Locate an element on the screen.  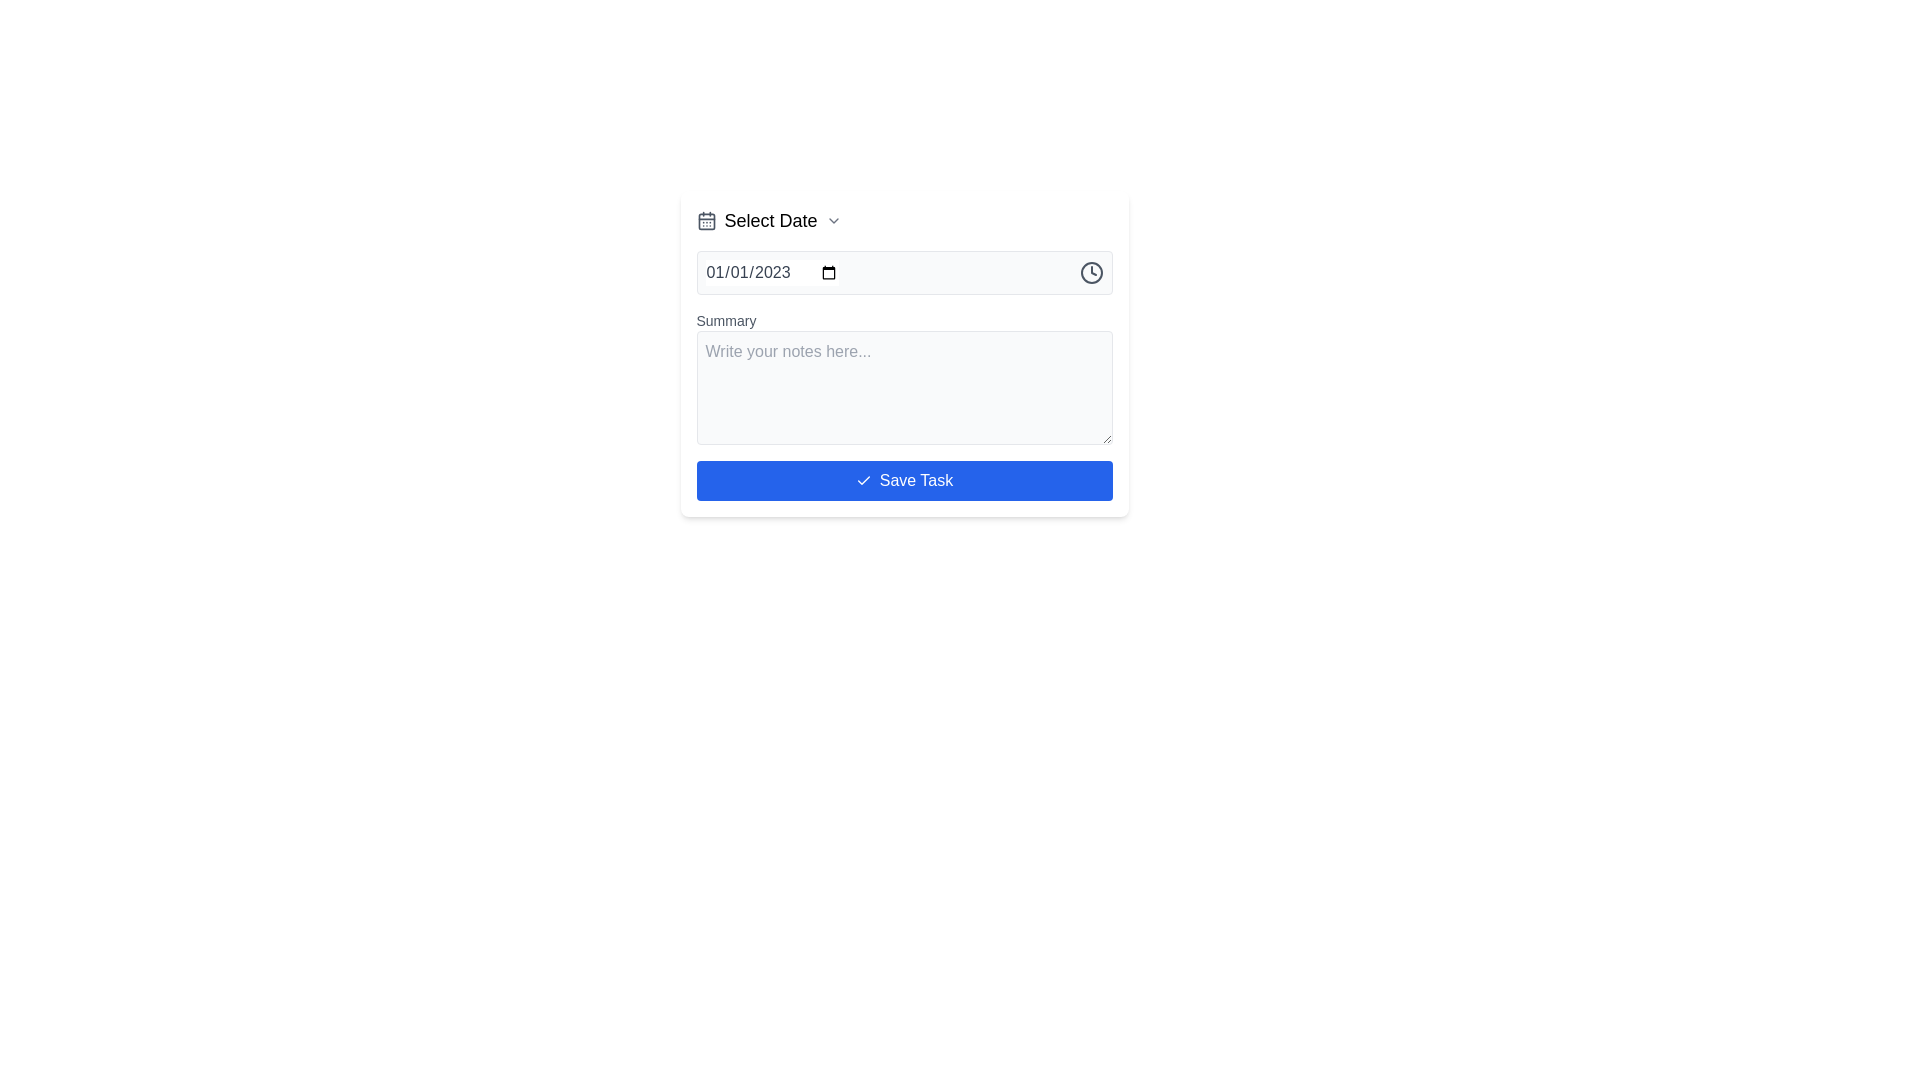
the gray clock icon located to the far right of the 'Summary' input field is located at coordinates (1090, 273).